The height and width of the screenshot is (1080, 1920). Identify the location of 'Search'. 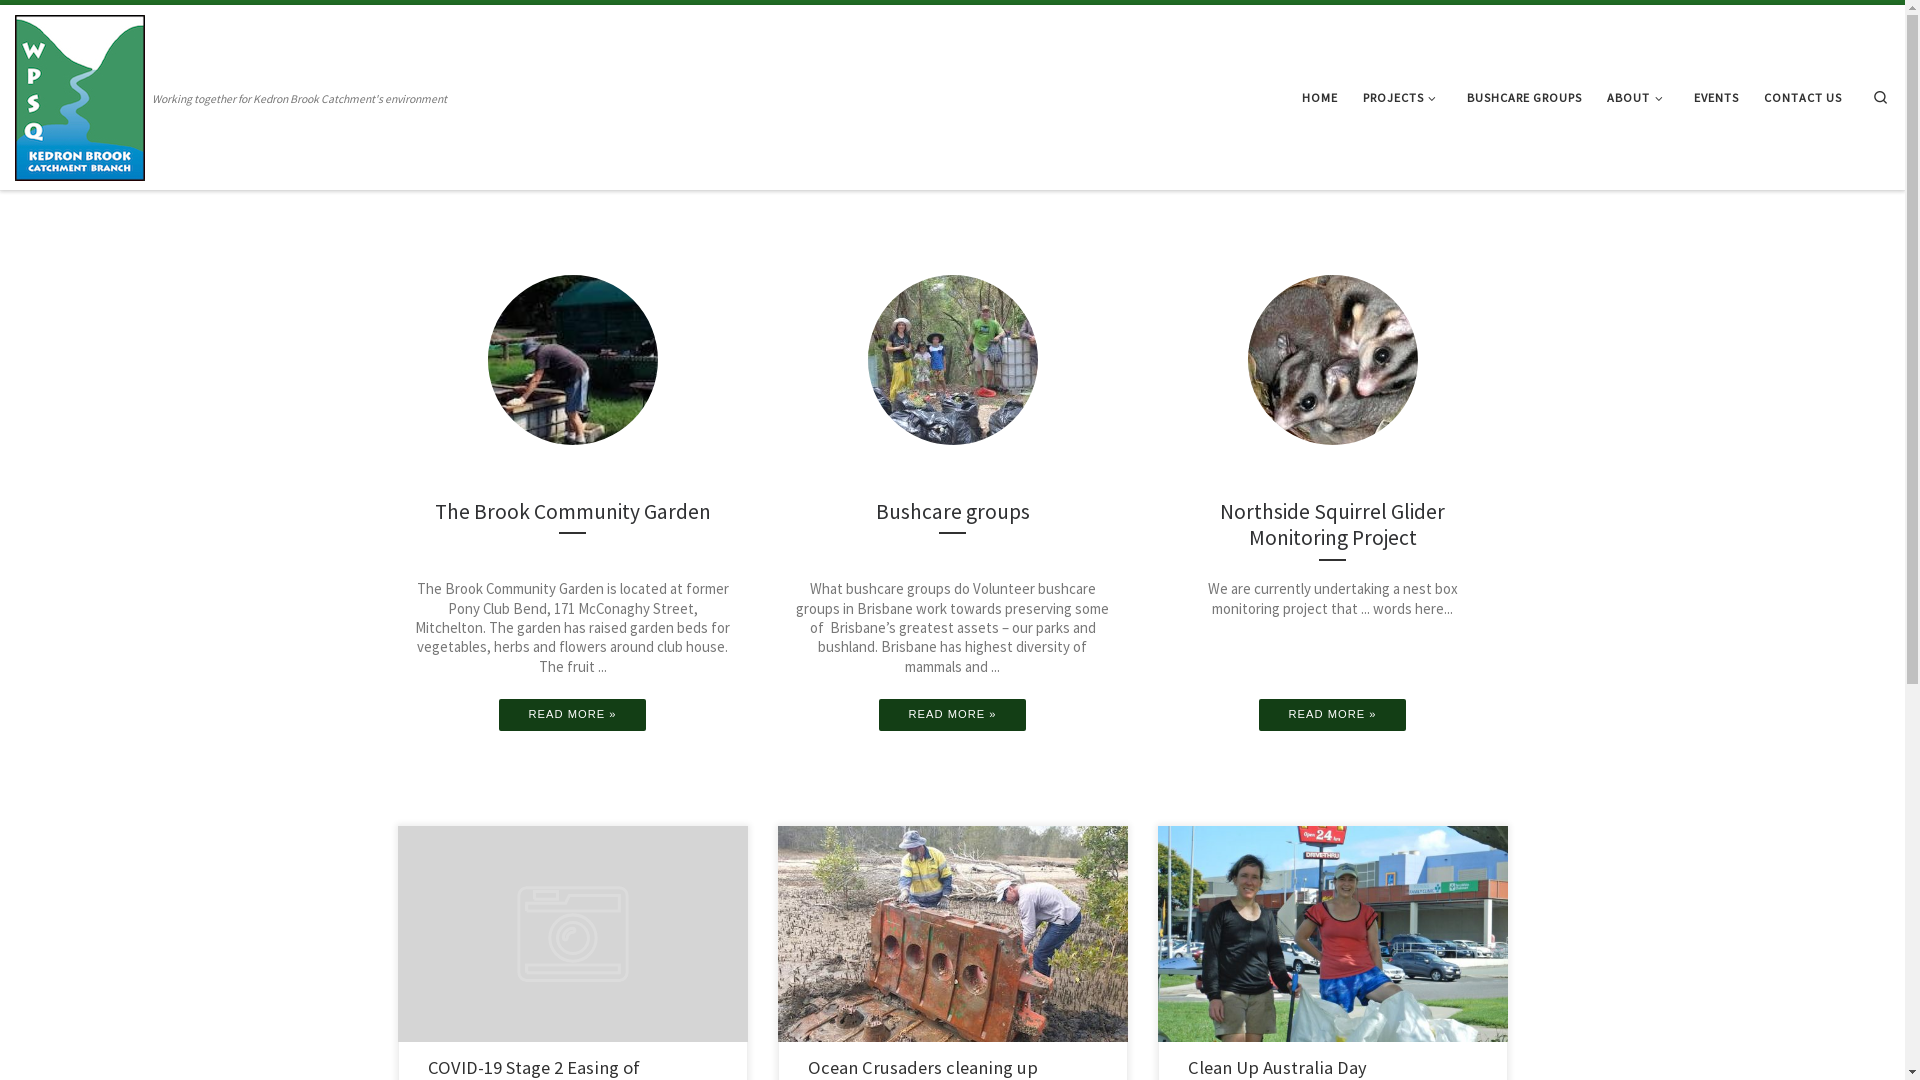
(1880, 96).